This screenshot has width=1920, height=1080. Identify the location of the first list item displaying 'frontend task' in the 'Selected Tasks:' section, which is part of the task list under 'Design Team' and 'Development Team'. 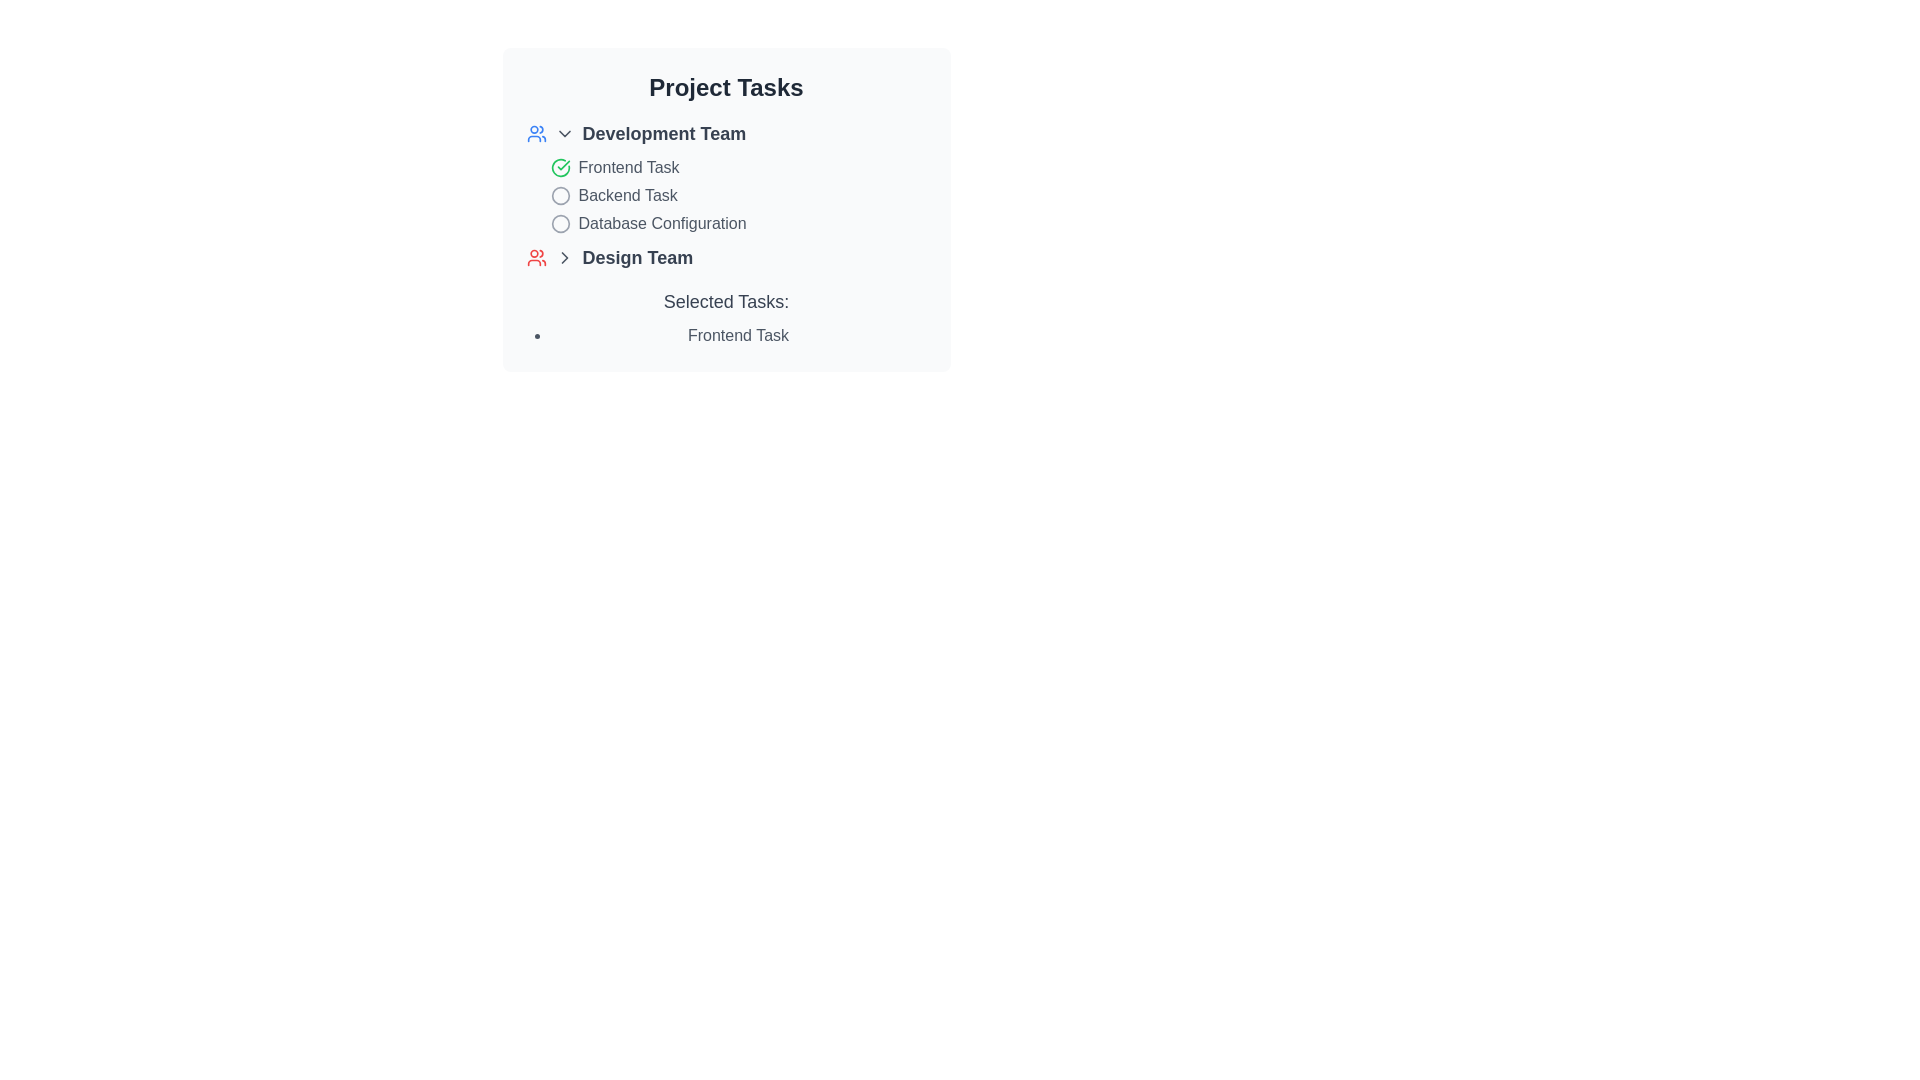
(725, 334).